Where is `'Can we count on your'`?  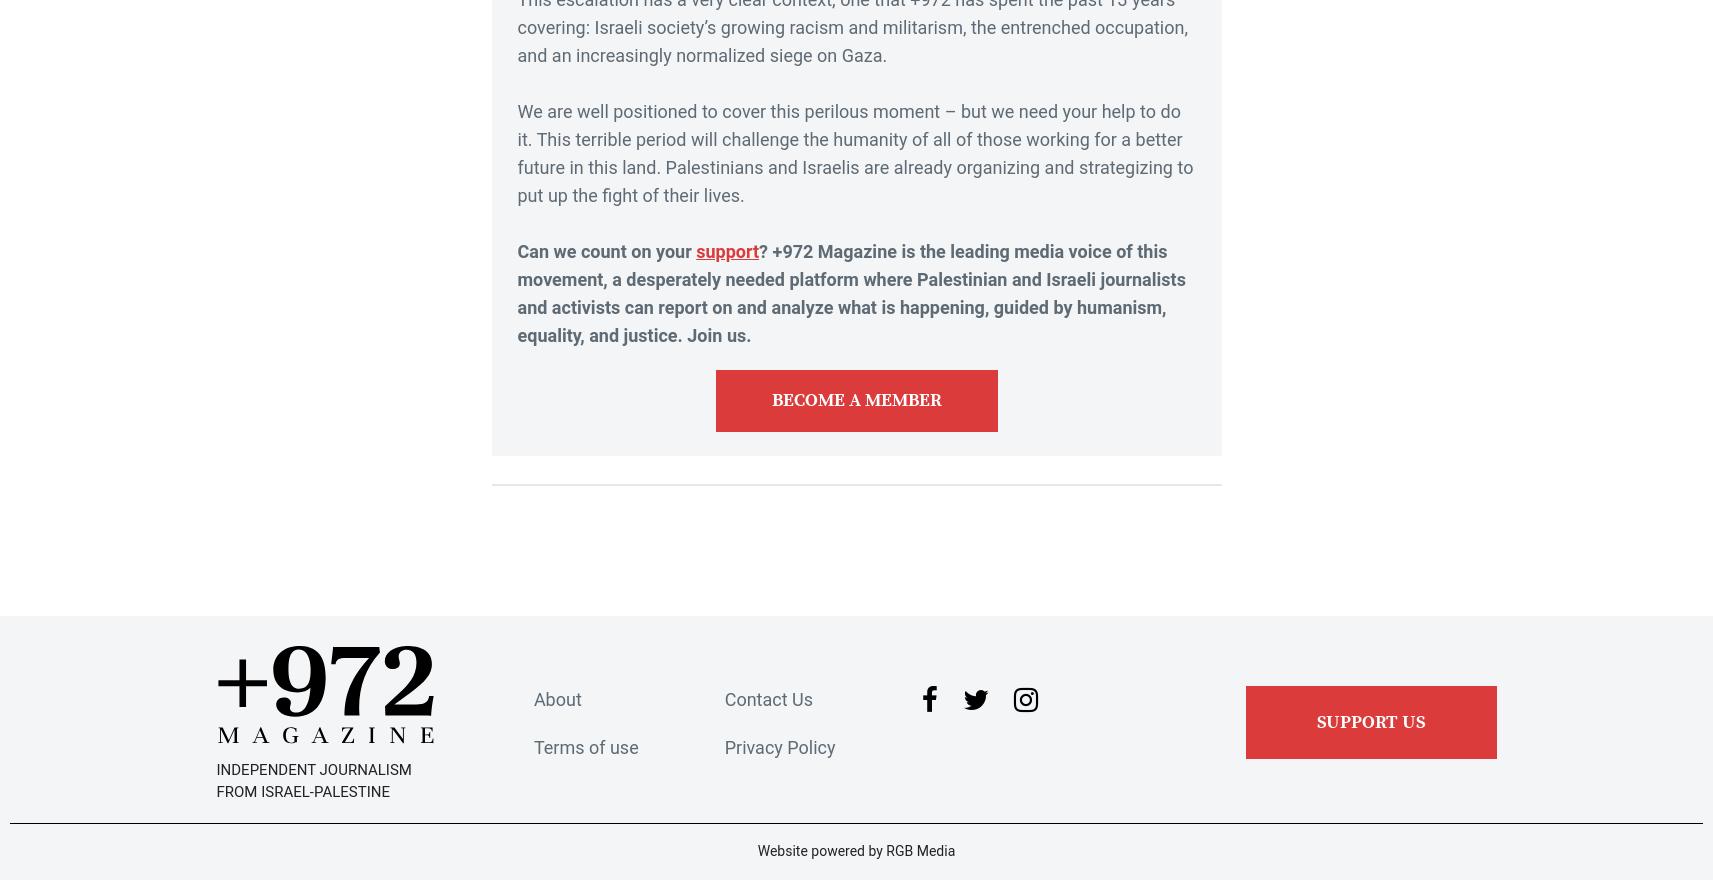
'Can we count on your' is located at coordinates (606, 249).